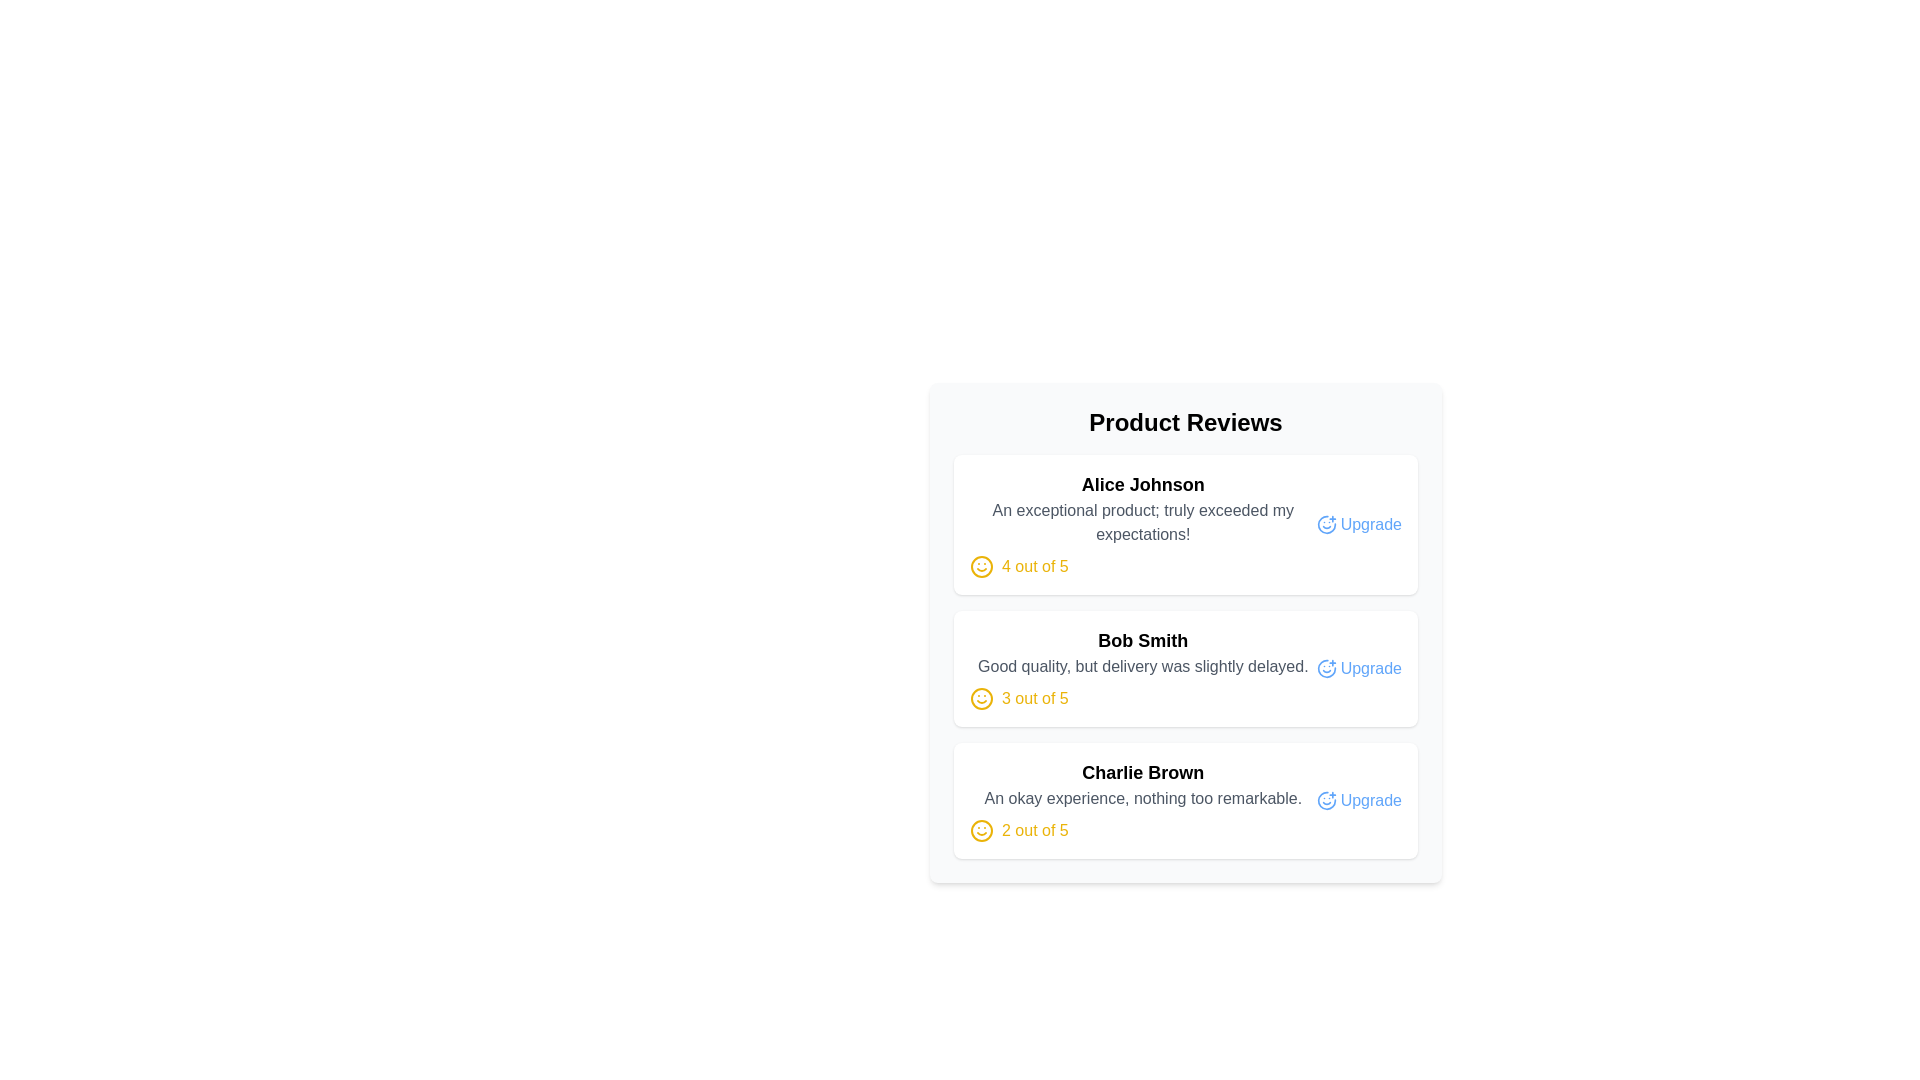  I want to click on 'Upgrade' button for the review by Bob Smith, so click(1359, 668).